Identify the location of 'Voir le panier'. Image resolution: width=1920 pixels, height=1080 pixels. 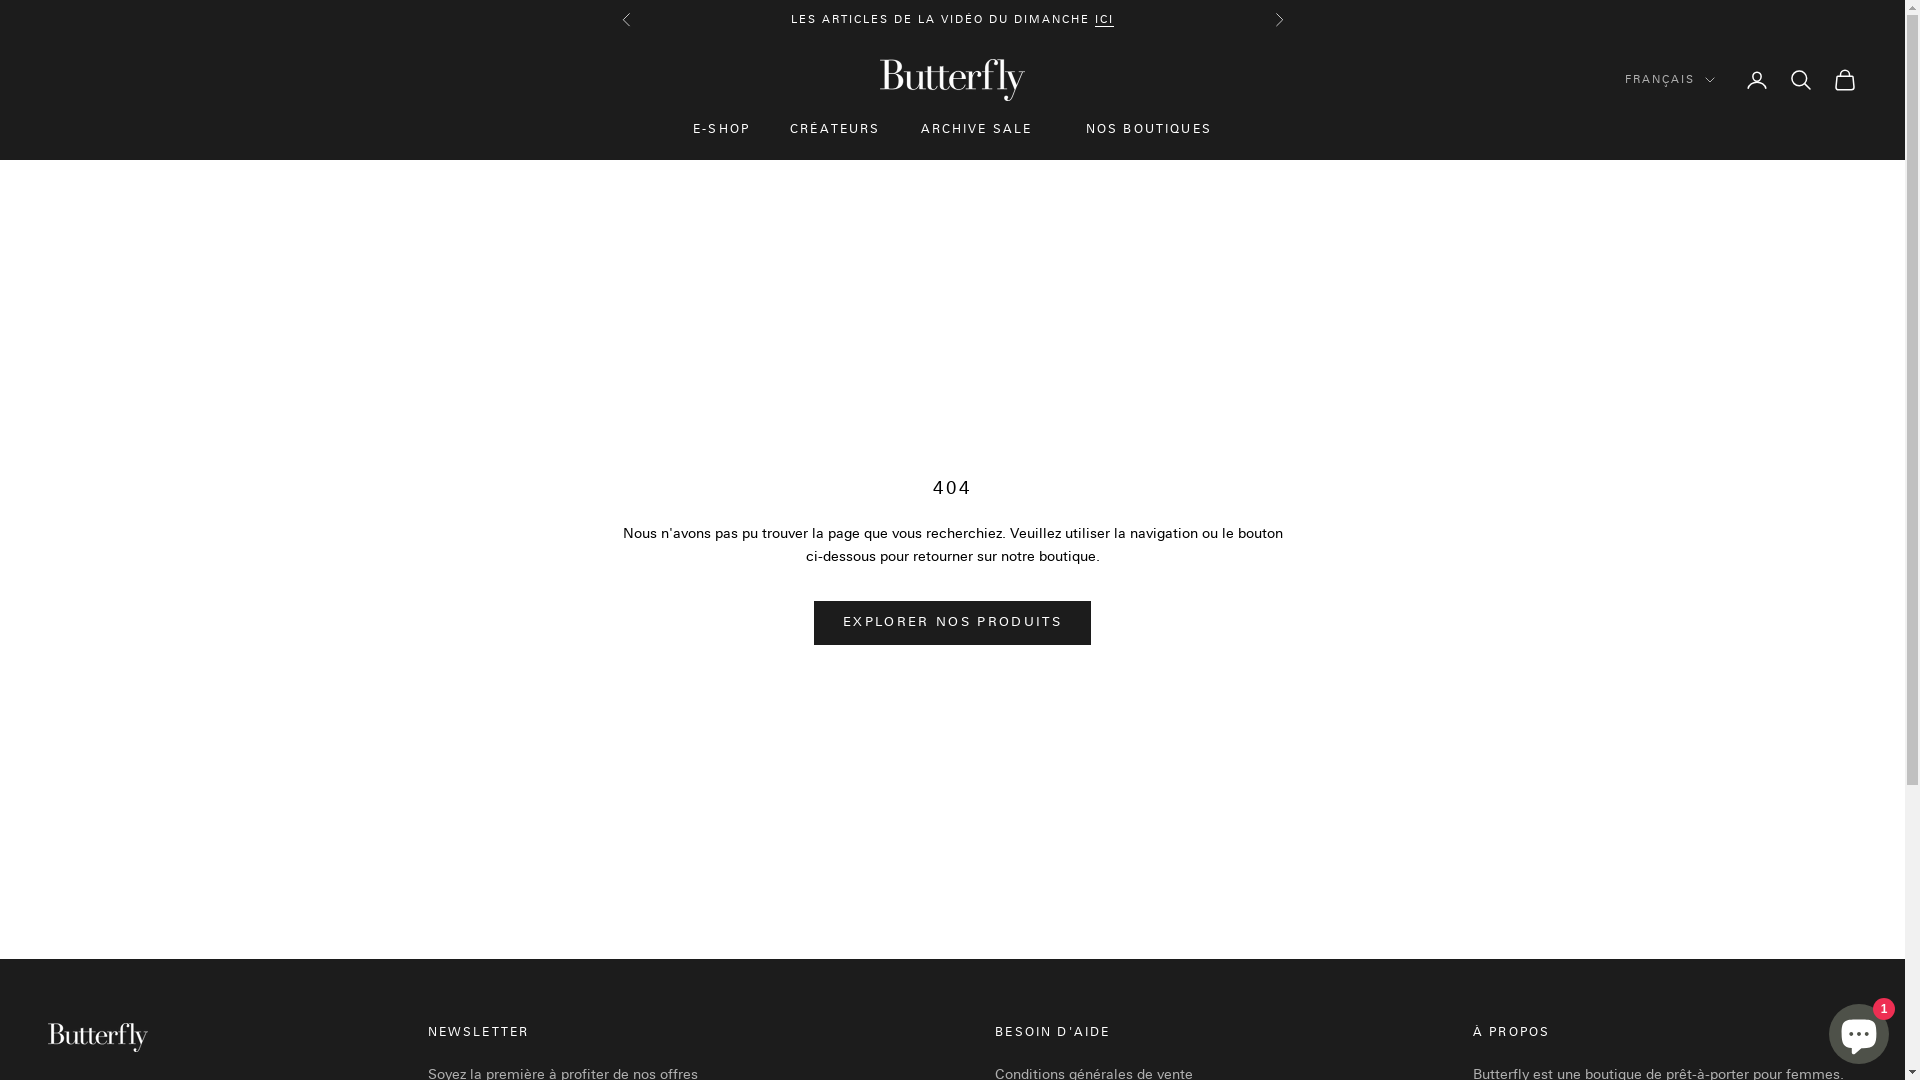
(1843, 79).